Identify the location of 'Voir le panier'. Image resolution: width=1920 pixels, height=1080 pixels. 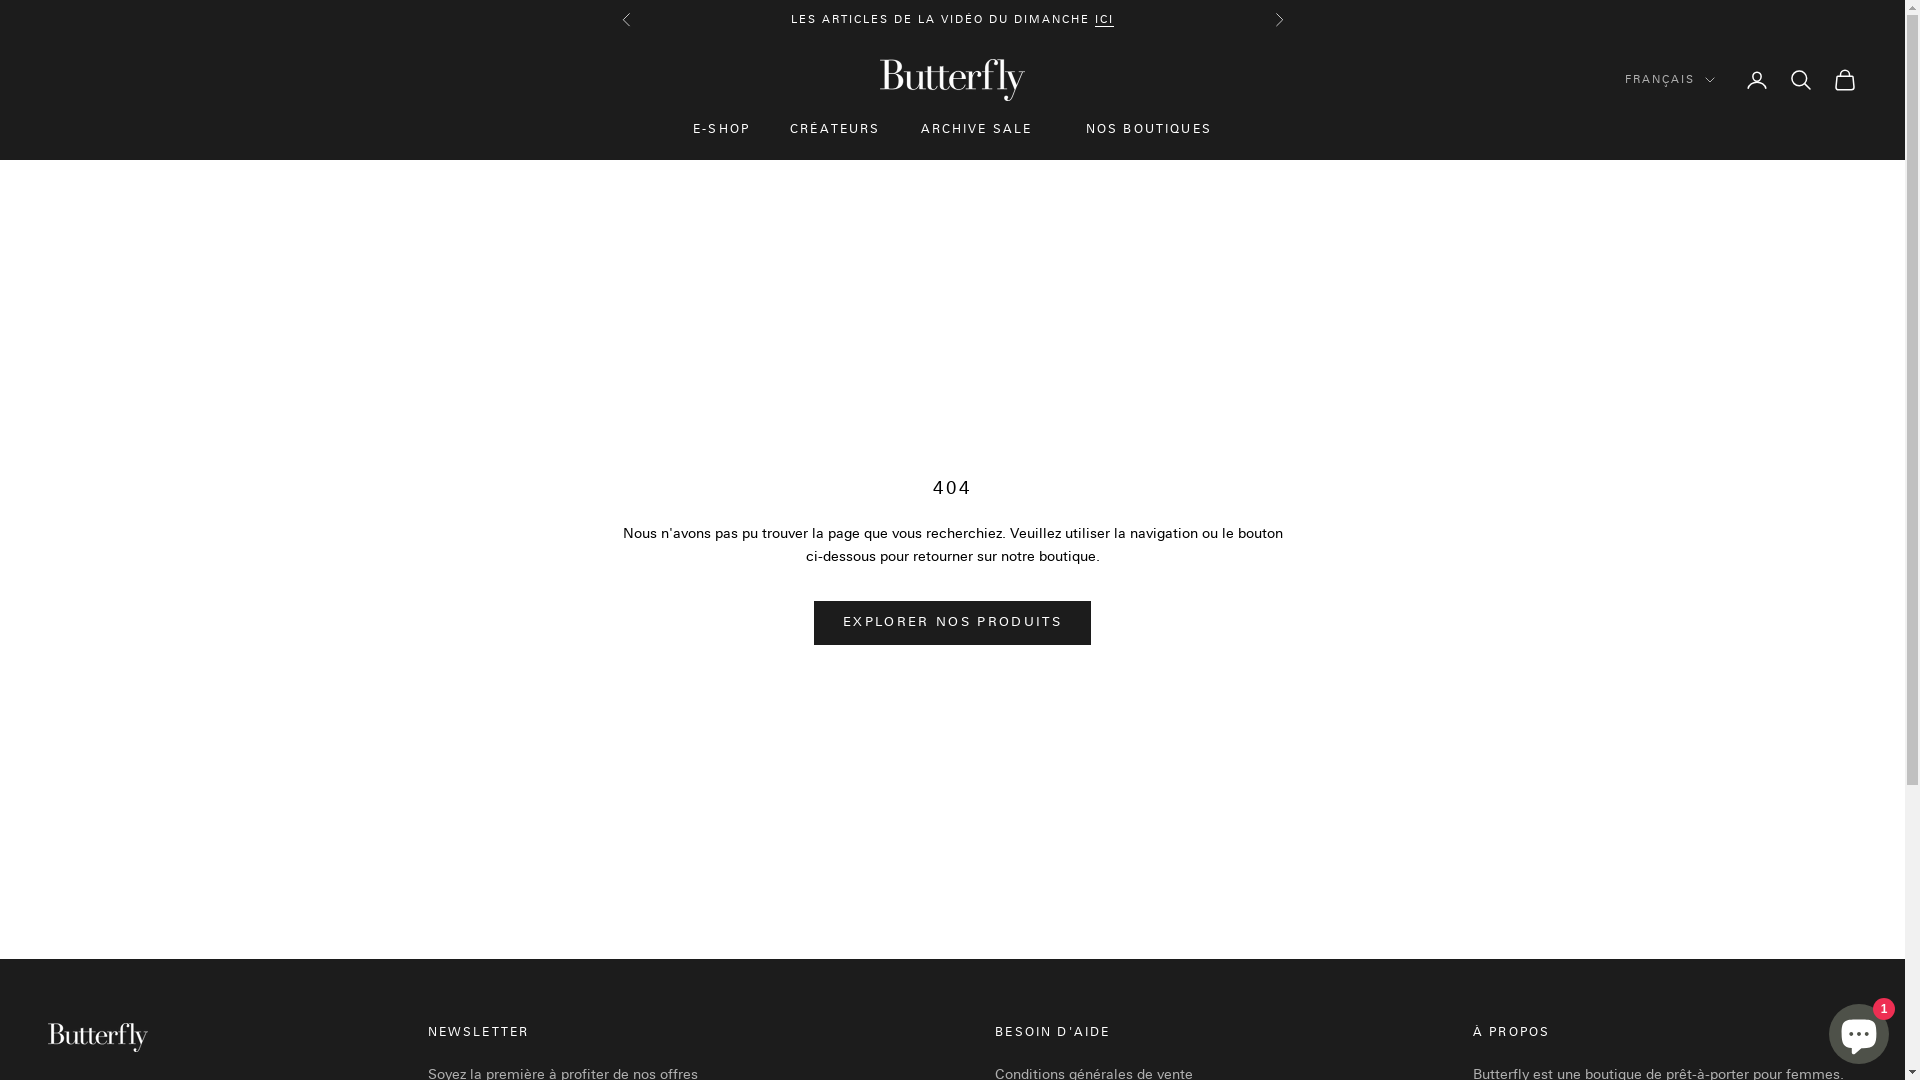
(1843, 79).